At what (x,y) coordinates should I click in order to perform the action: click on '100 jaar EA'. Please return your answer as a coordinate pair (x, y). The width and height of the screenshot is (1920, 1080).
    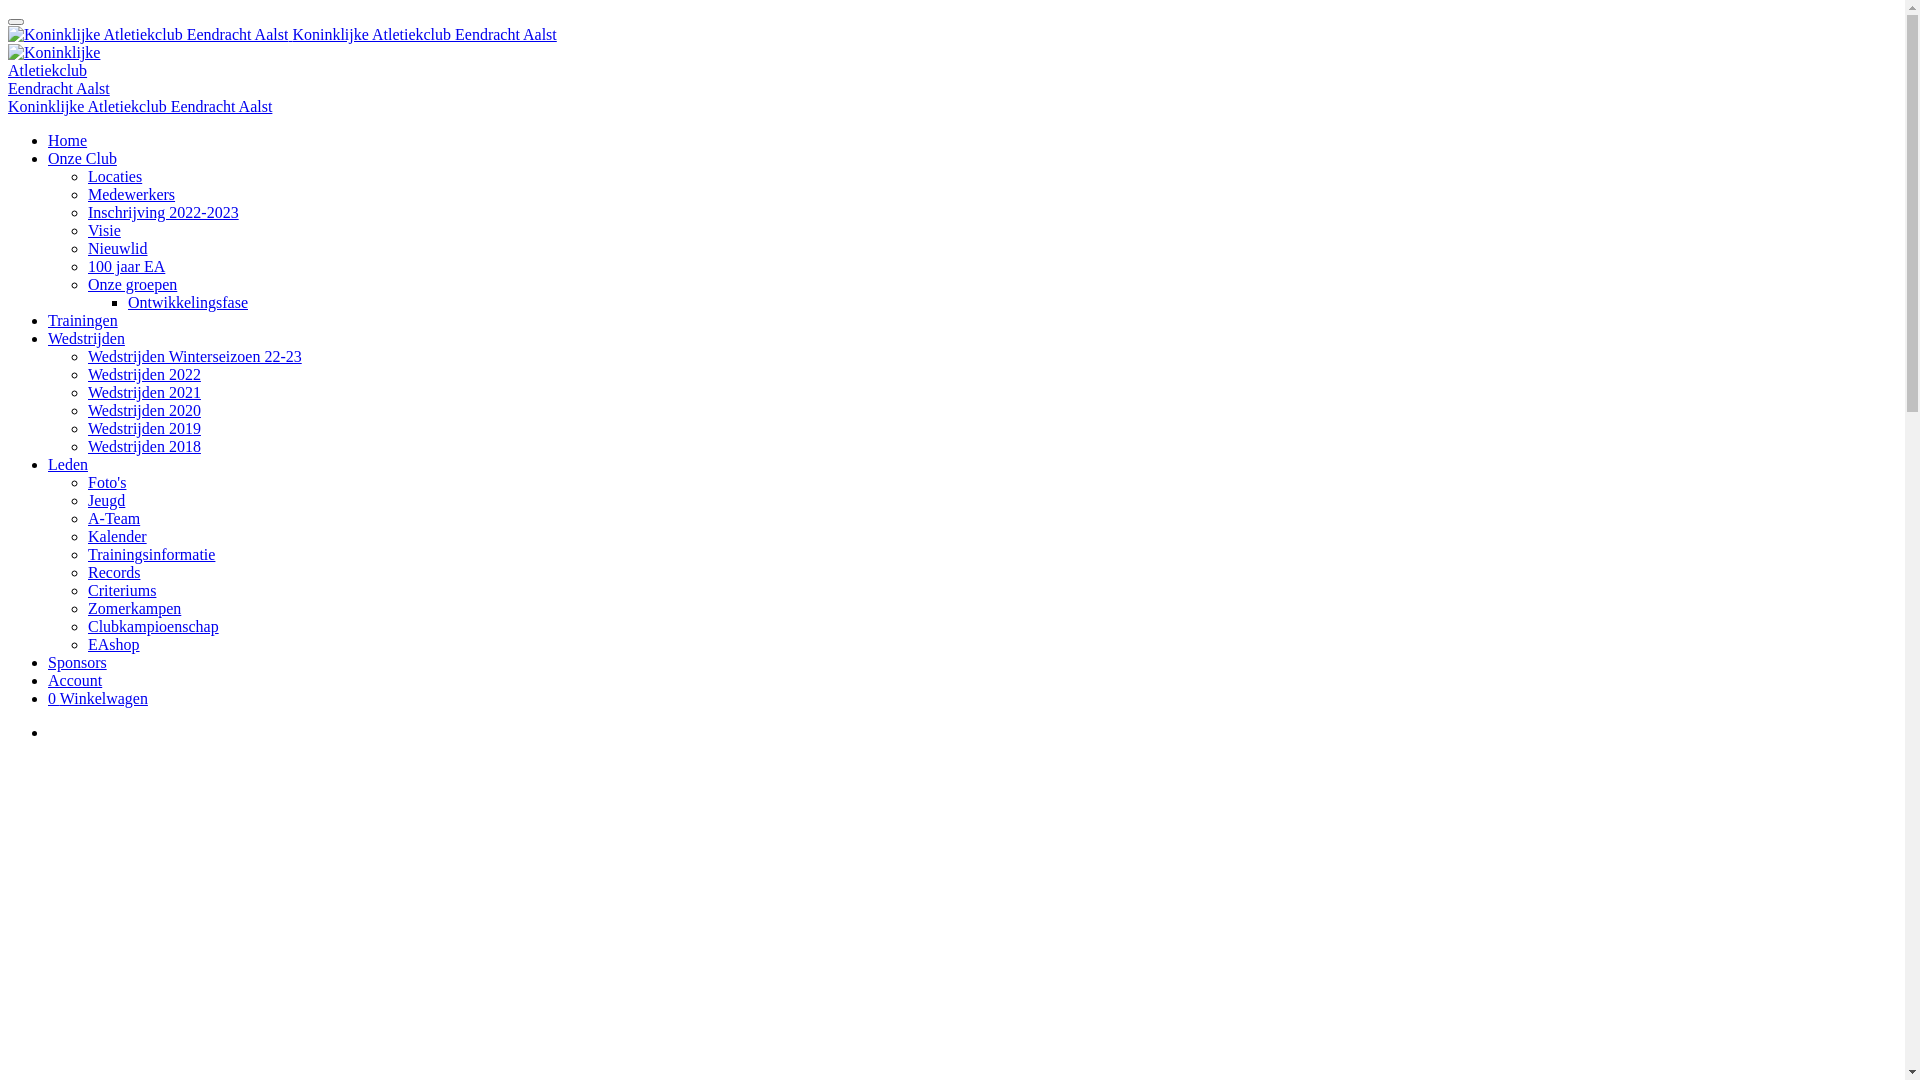
    Looking at the image, I should click on (125, 265).